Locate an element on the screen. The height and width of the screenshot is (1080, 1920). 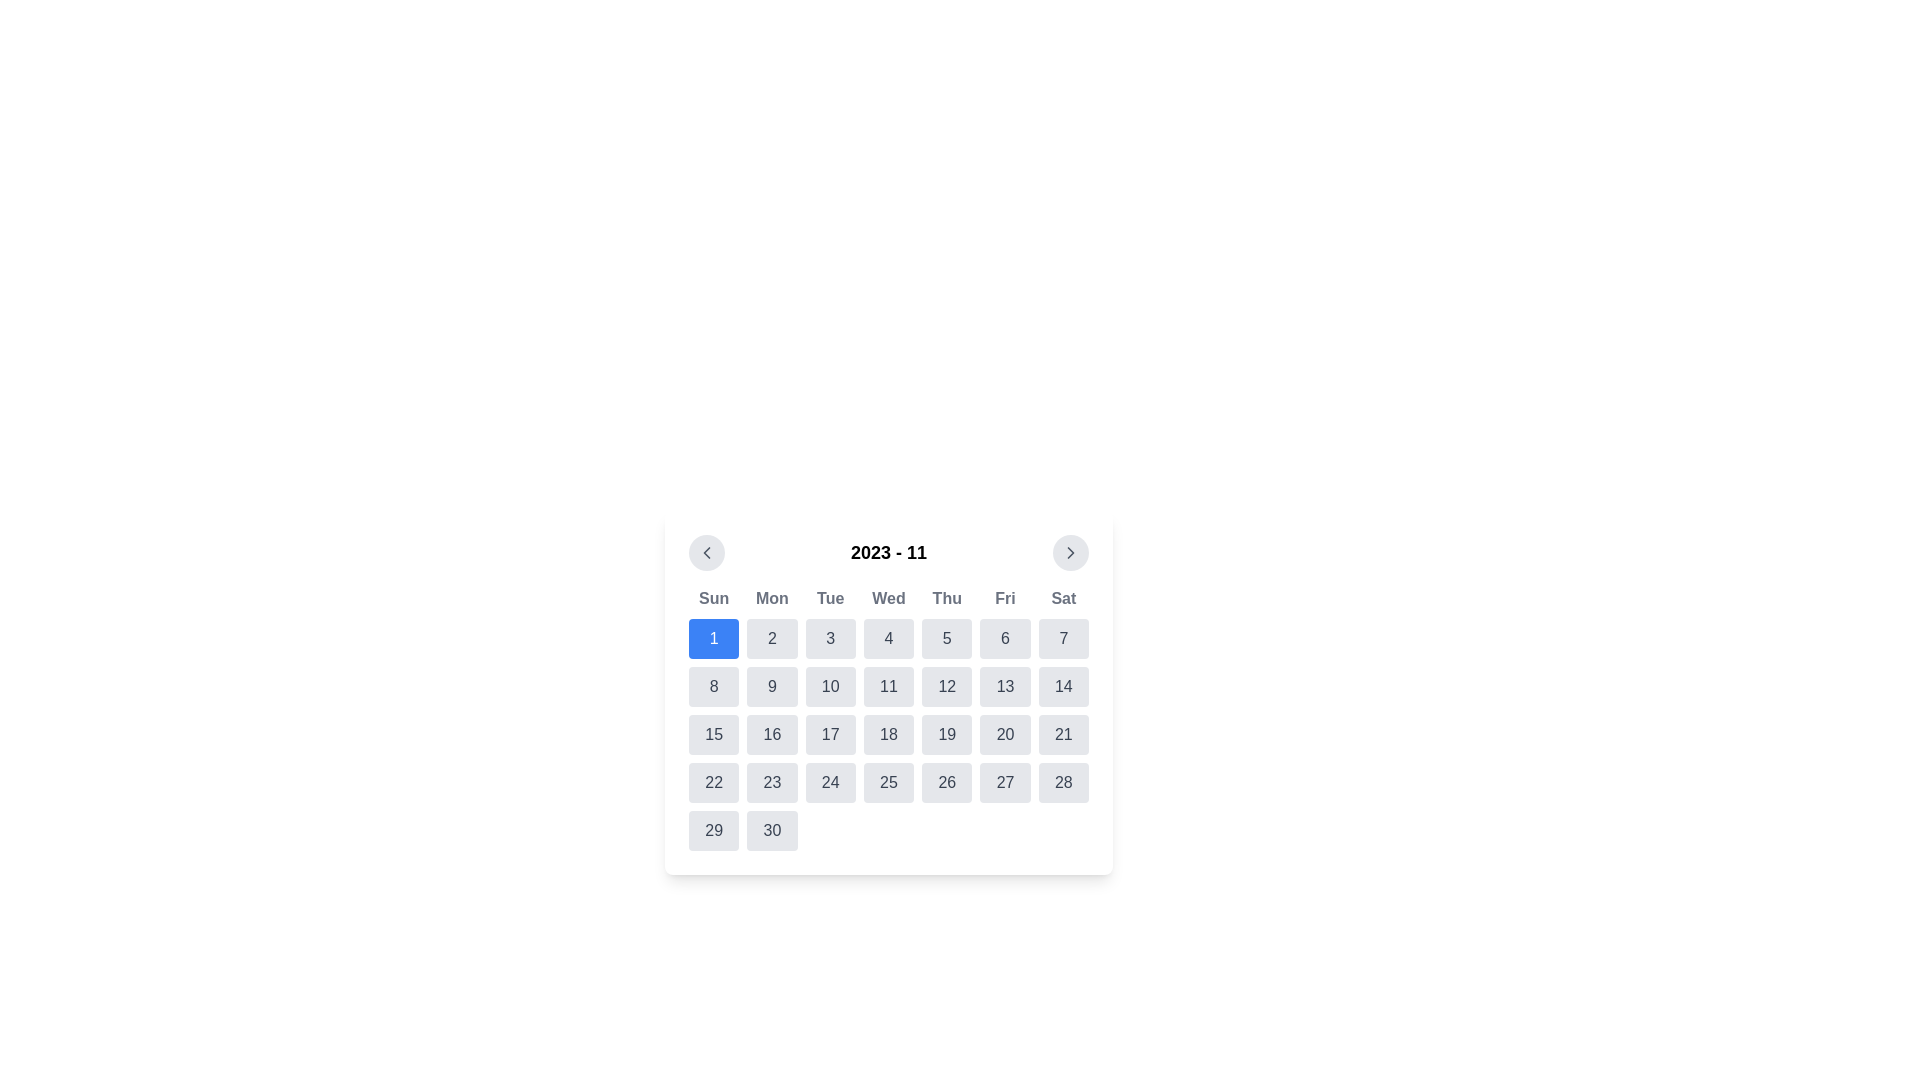
the button representing the selectable date '15' in the calendar interface is located at coordinates (714, 735).